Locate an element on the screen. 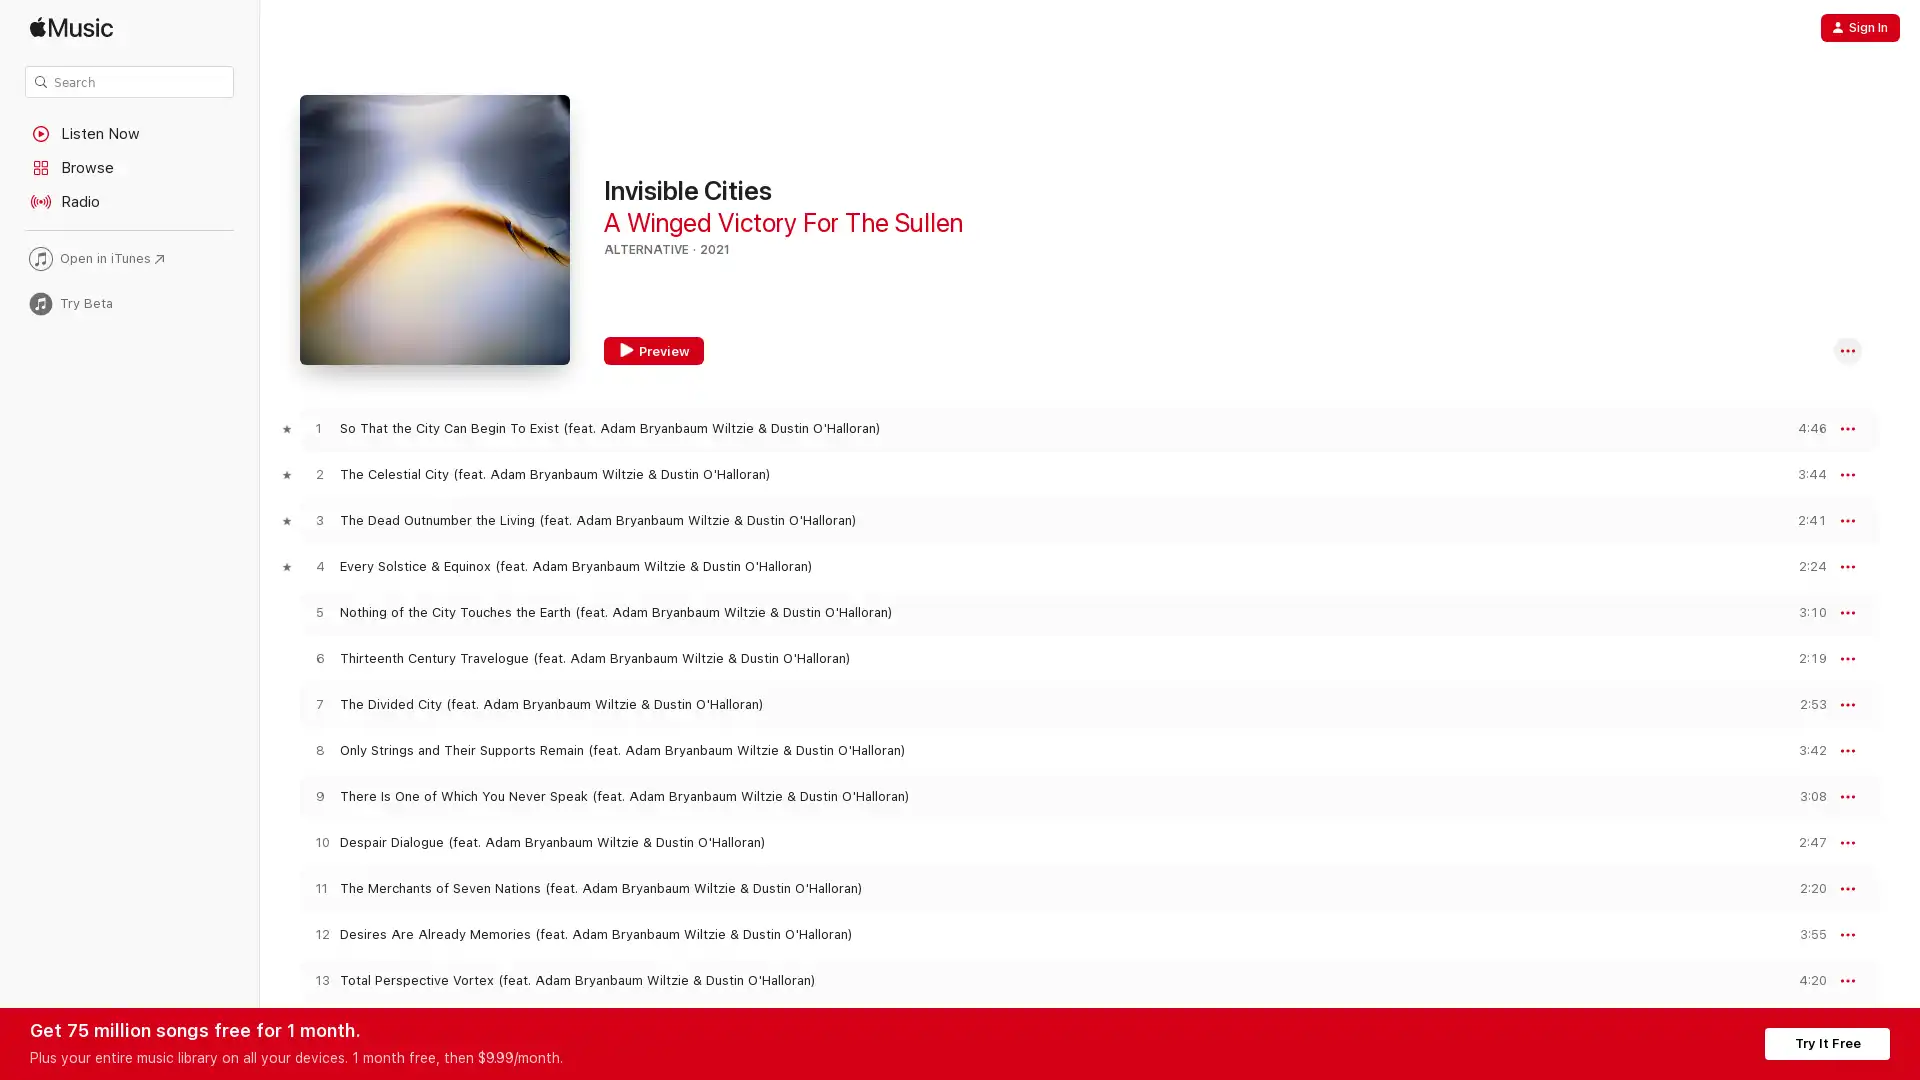 The width and height of the screenshot is (1920, 1080). Preview is located at coordinates (1804, 979).